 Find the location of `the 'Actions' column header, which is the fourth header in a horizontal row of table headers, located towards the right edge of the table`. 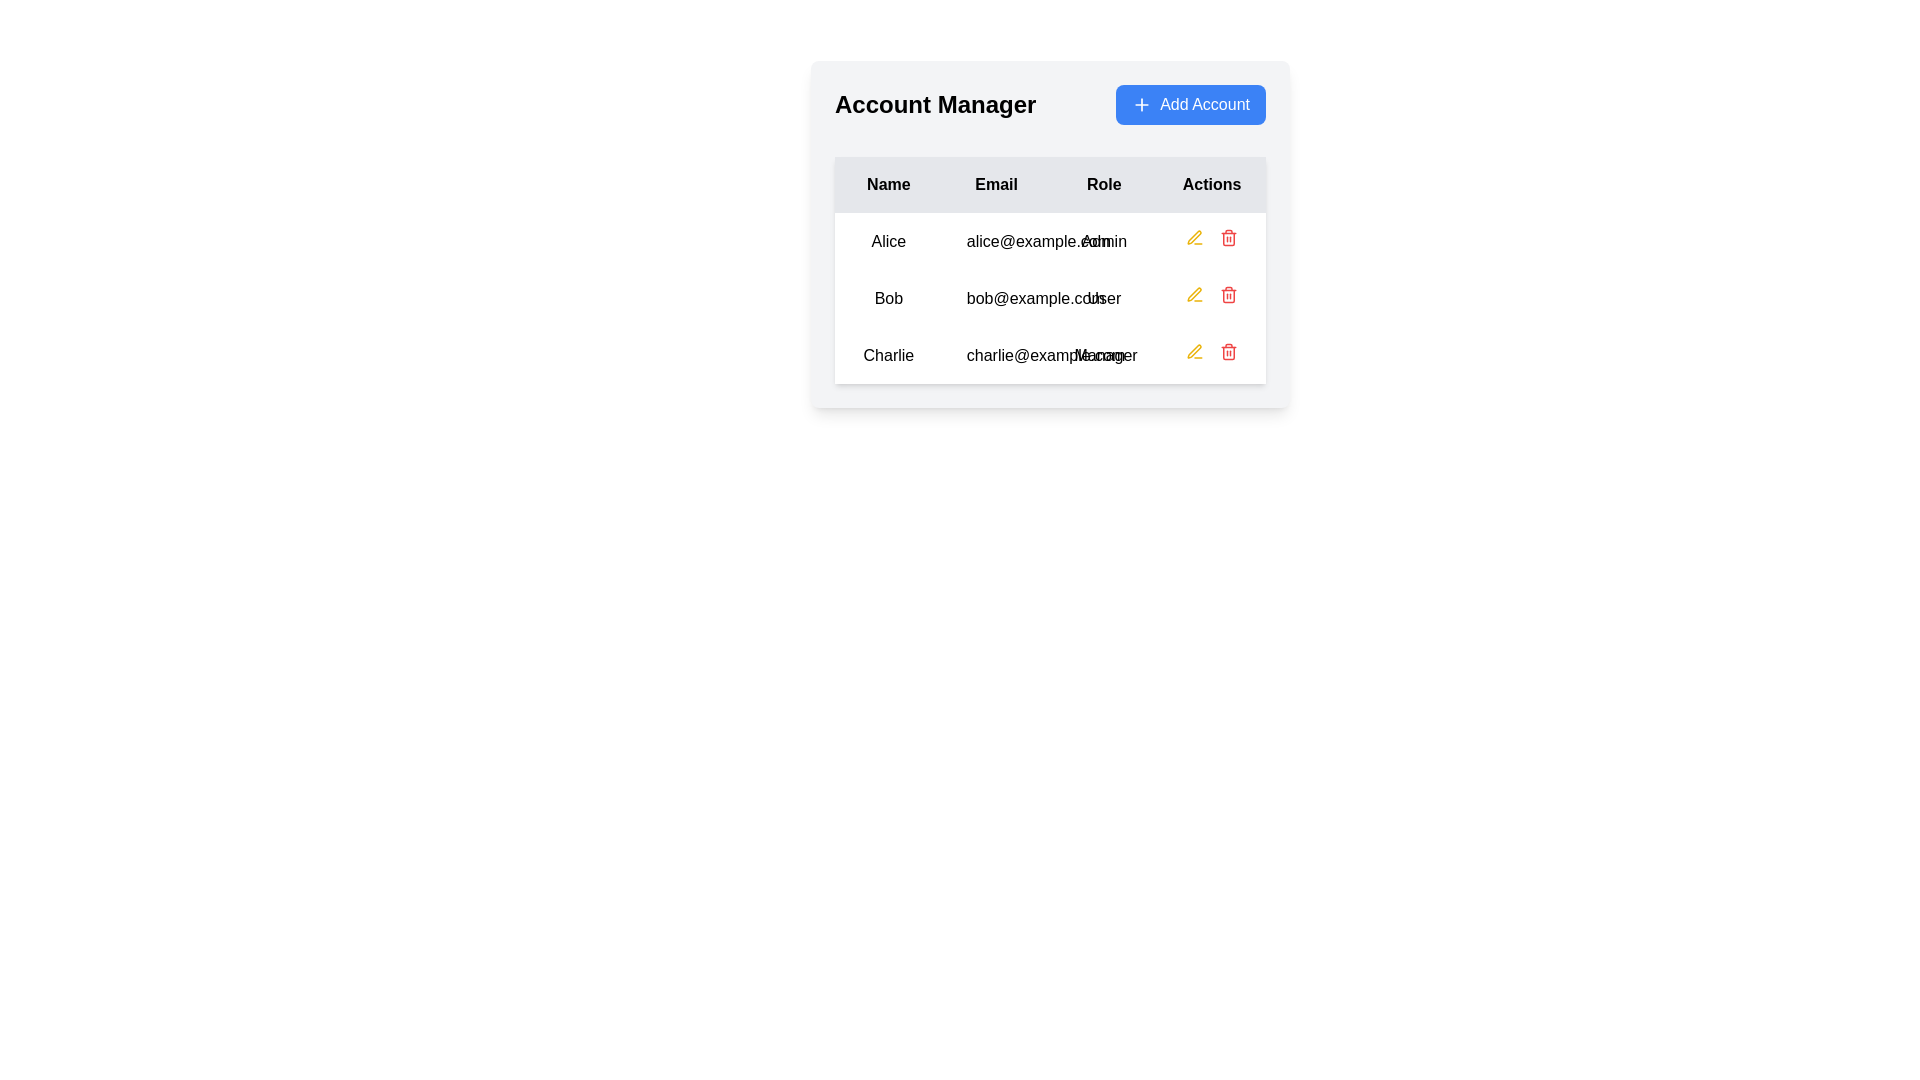

the 'Actions' column header, which is the fourth header in a horizontal row of table headers, located towards the right edge of the table is located at coordinates (1211, 185).